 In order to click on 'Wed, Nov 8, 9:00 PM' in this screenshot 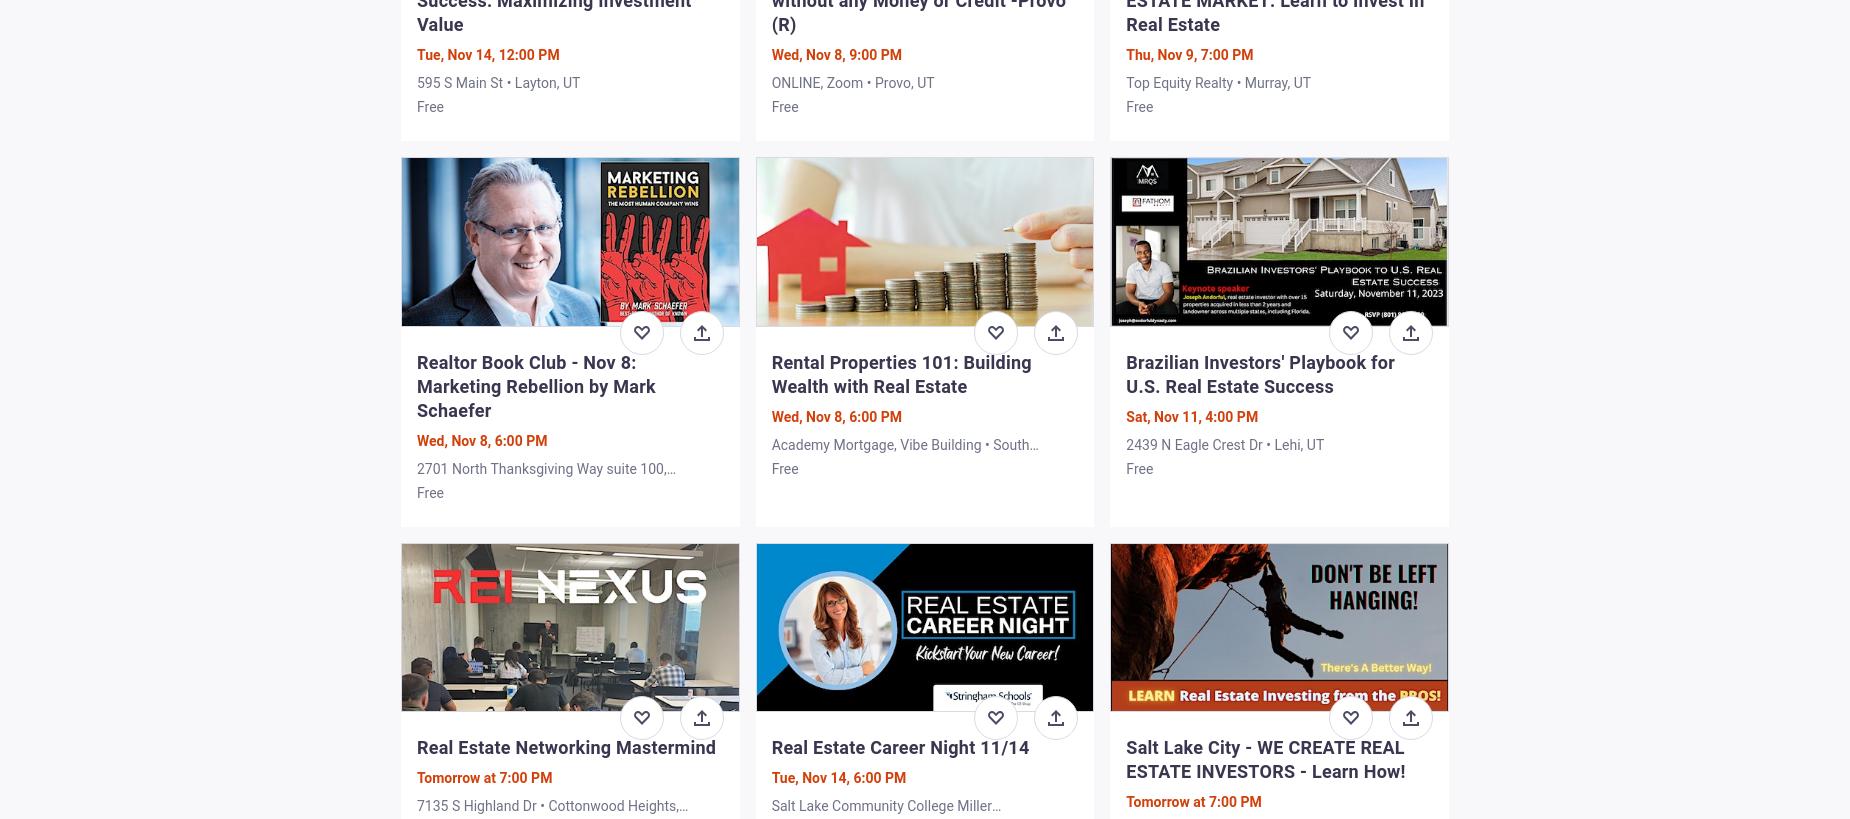, I will do `click(836, 54)`.